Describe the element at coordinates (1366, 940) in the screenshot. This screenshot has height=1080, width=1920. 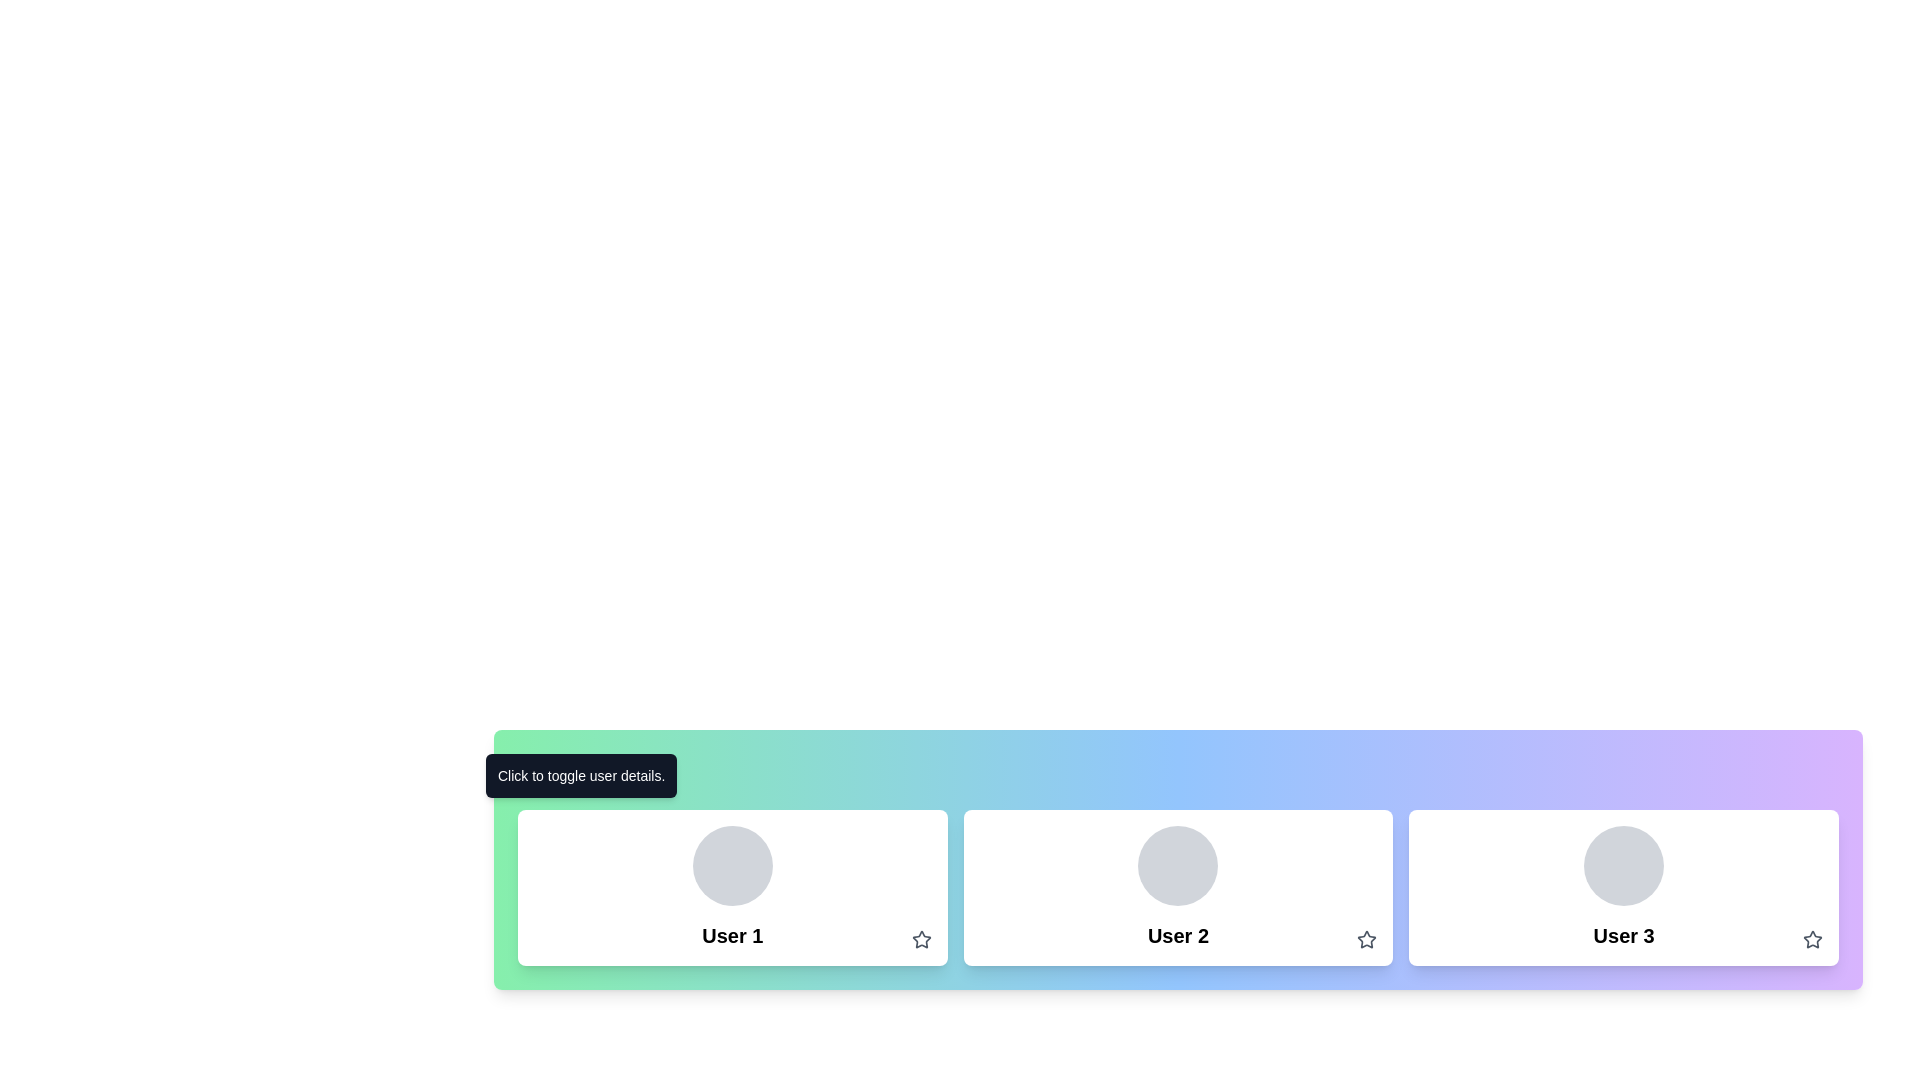
I see `the star icon located in the bottom-right corner of the 'User 2' card to change its color` at that location.